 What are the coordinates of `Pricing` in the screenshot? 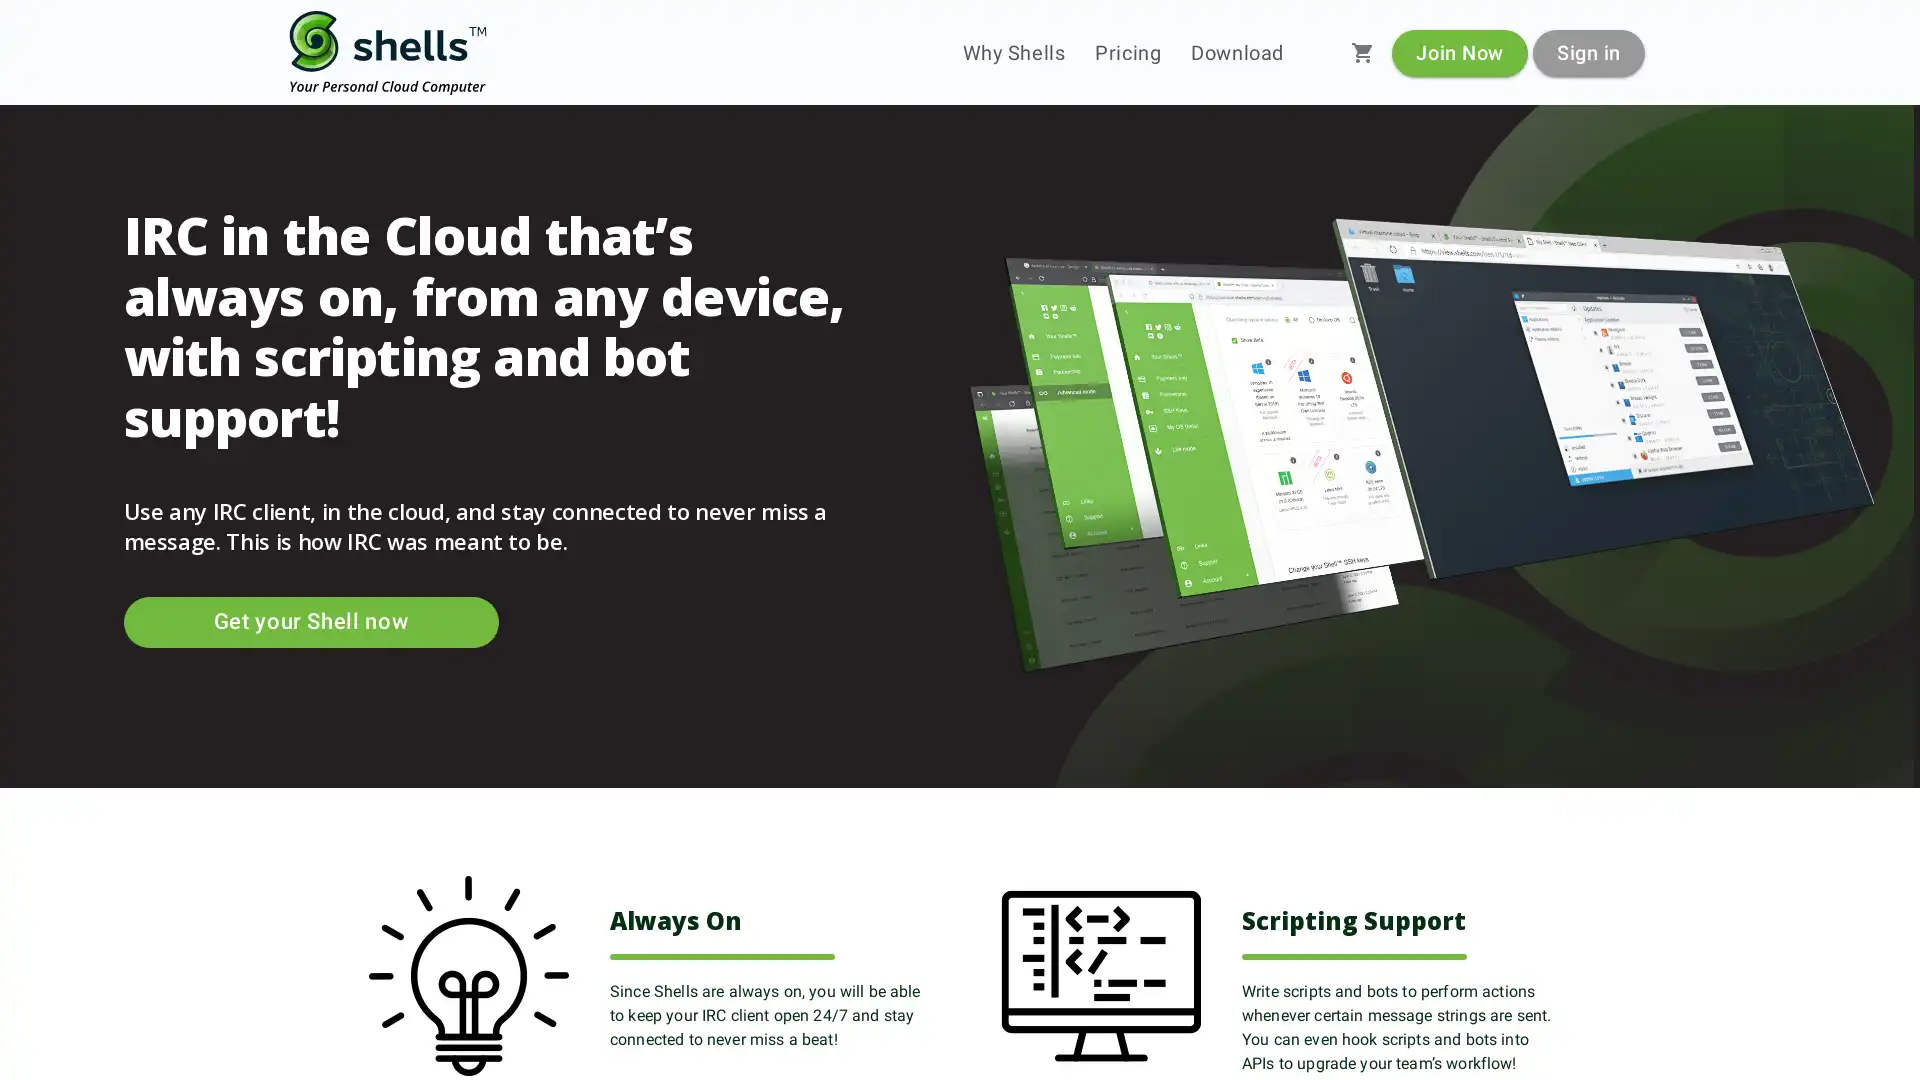 It's located at (1128, 52).